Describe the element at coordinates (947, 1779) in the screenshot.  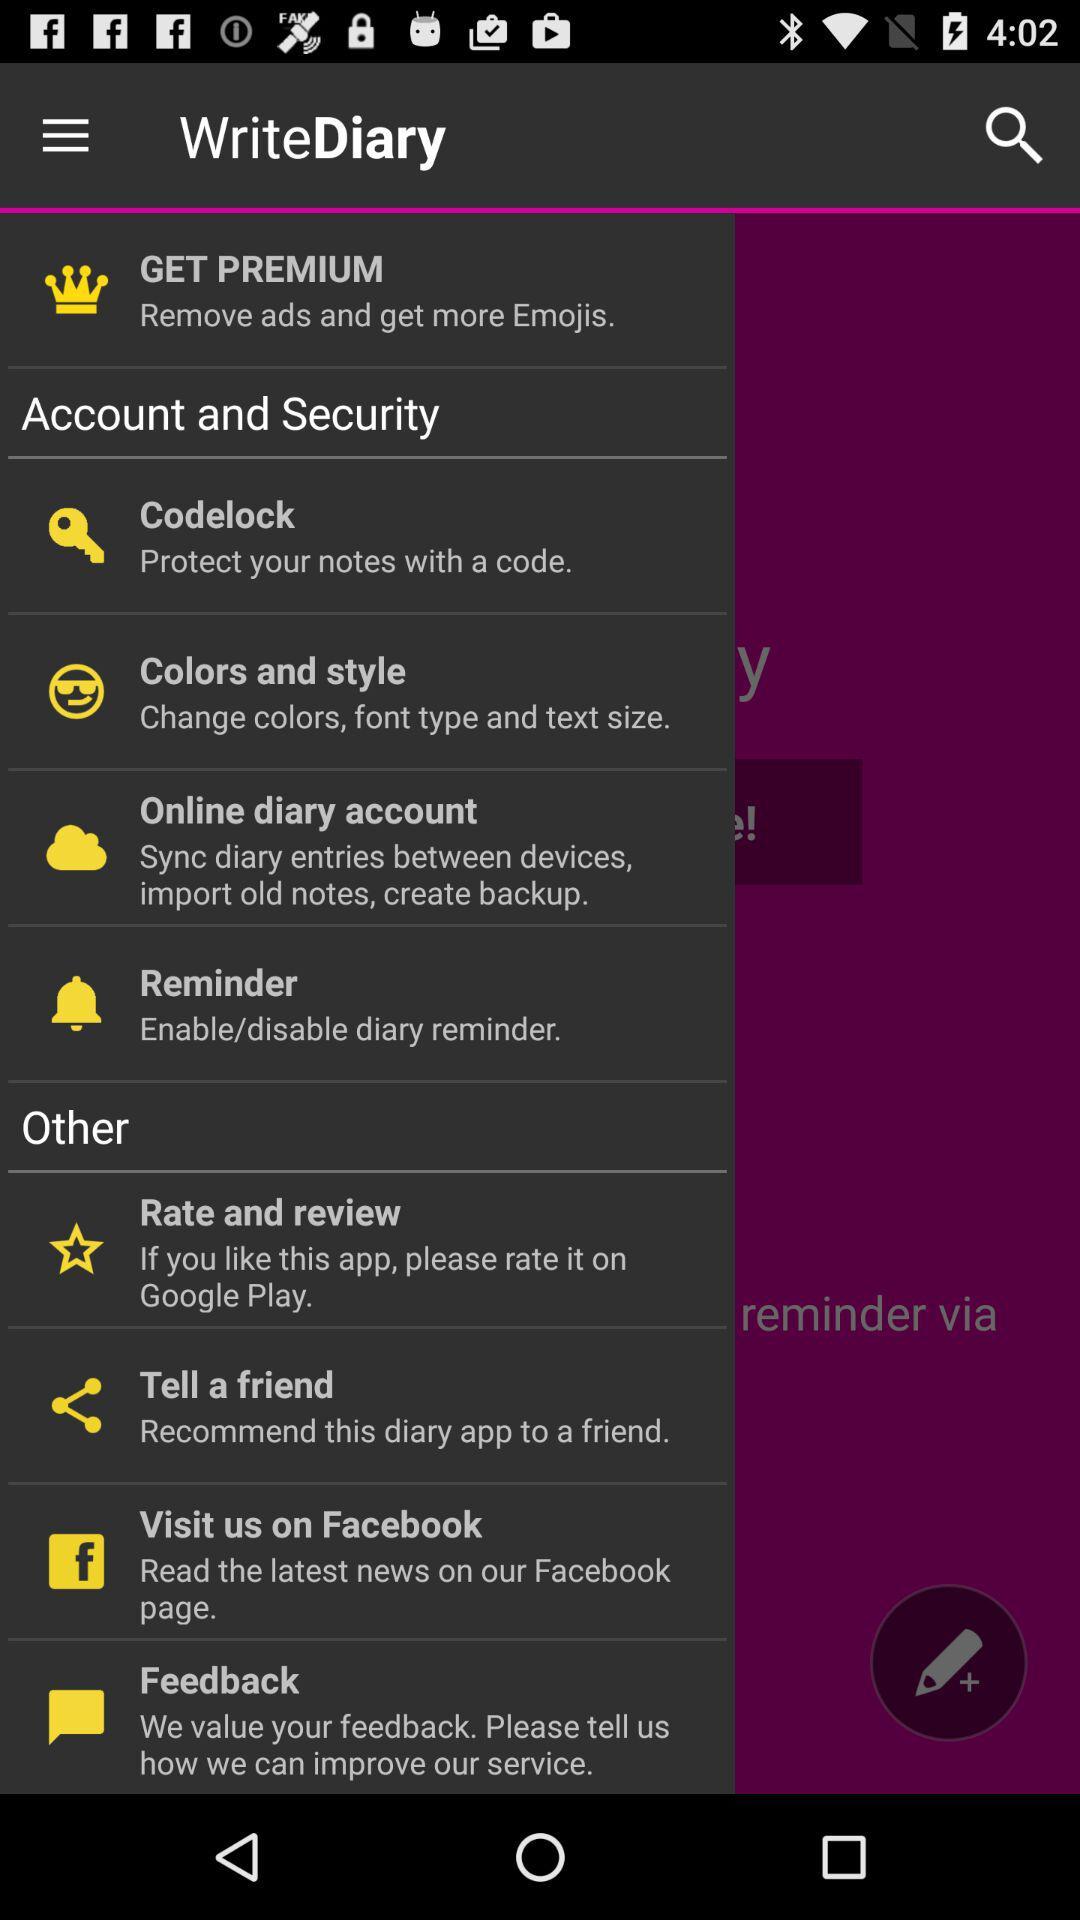
I see `the edit icon` at that location.